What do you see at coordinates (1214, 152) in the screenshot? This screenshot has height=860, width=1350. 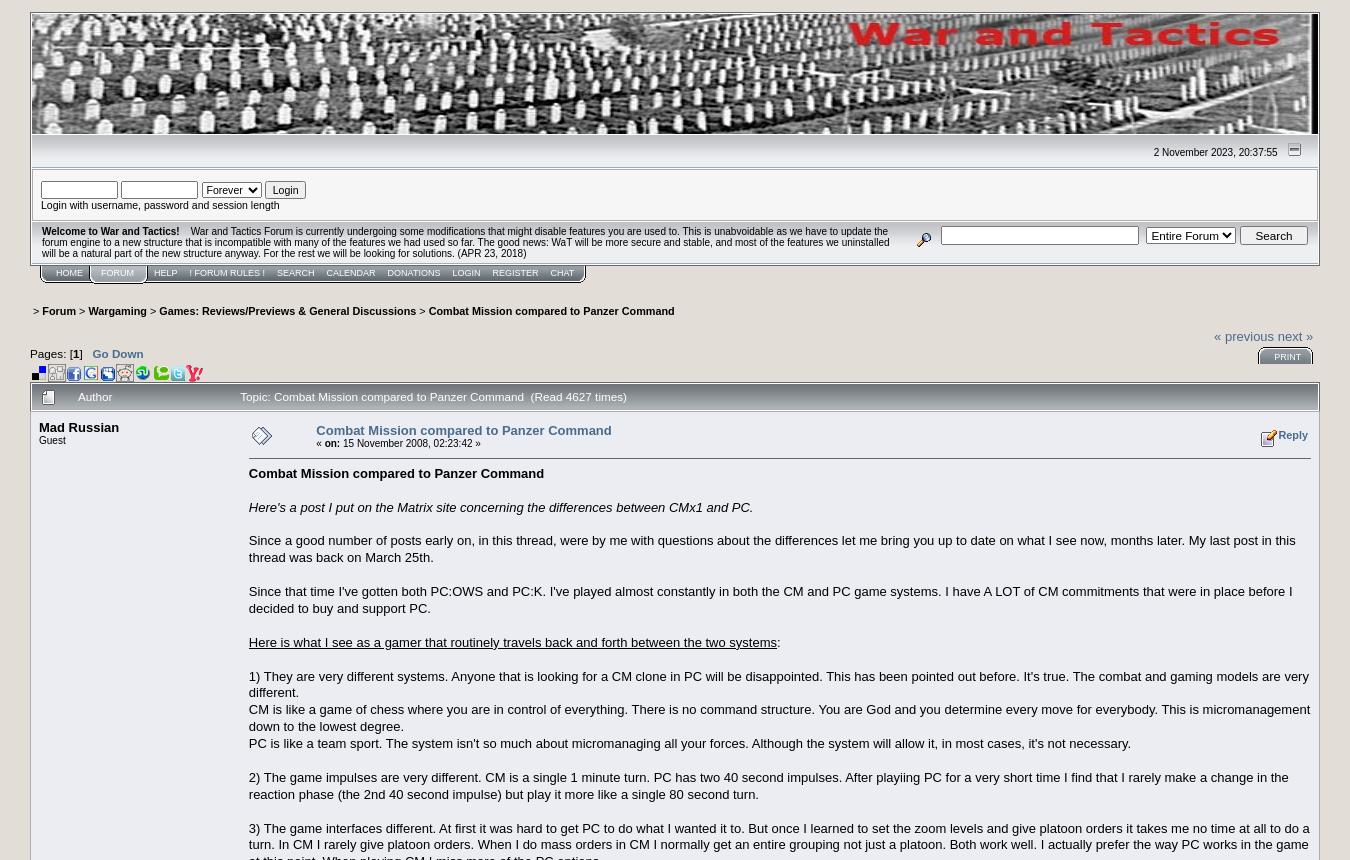 I see `'2 November 2023, 20:37:55'` at bounding box center [1214, 152].